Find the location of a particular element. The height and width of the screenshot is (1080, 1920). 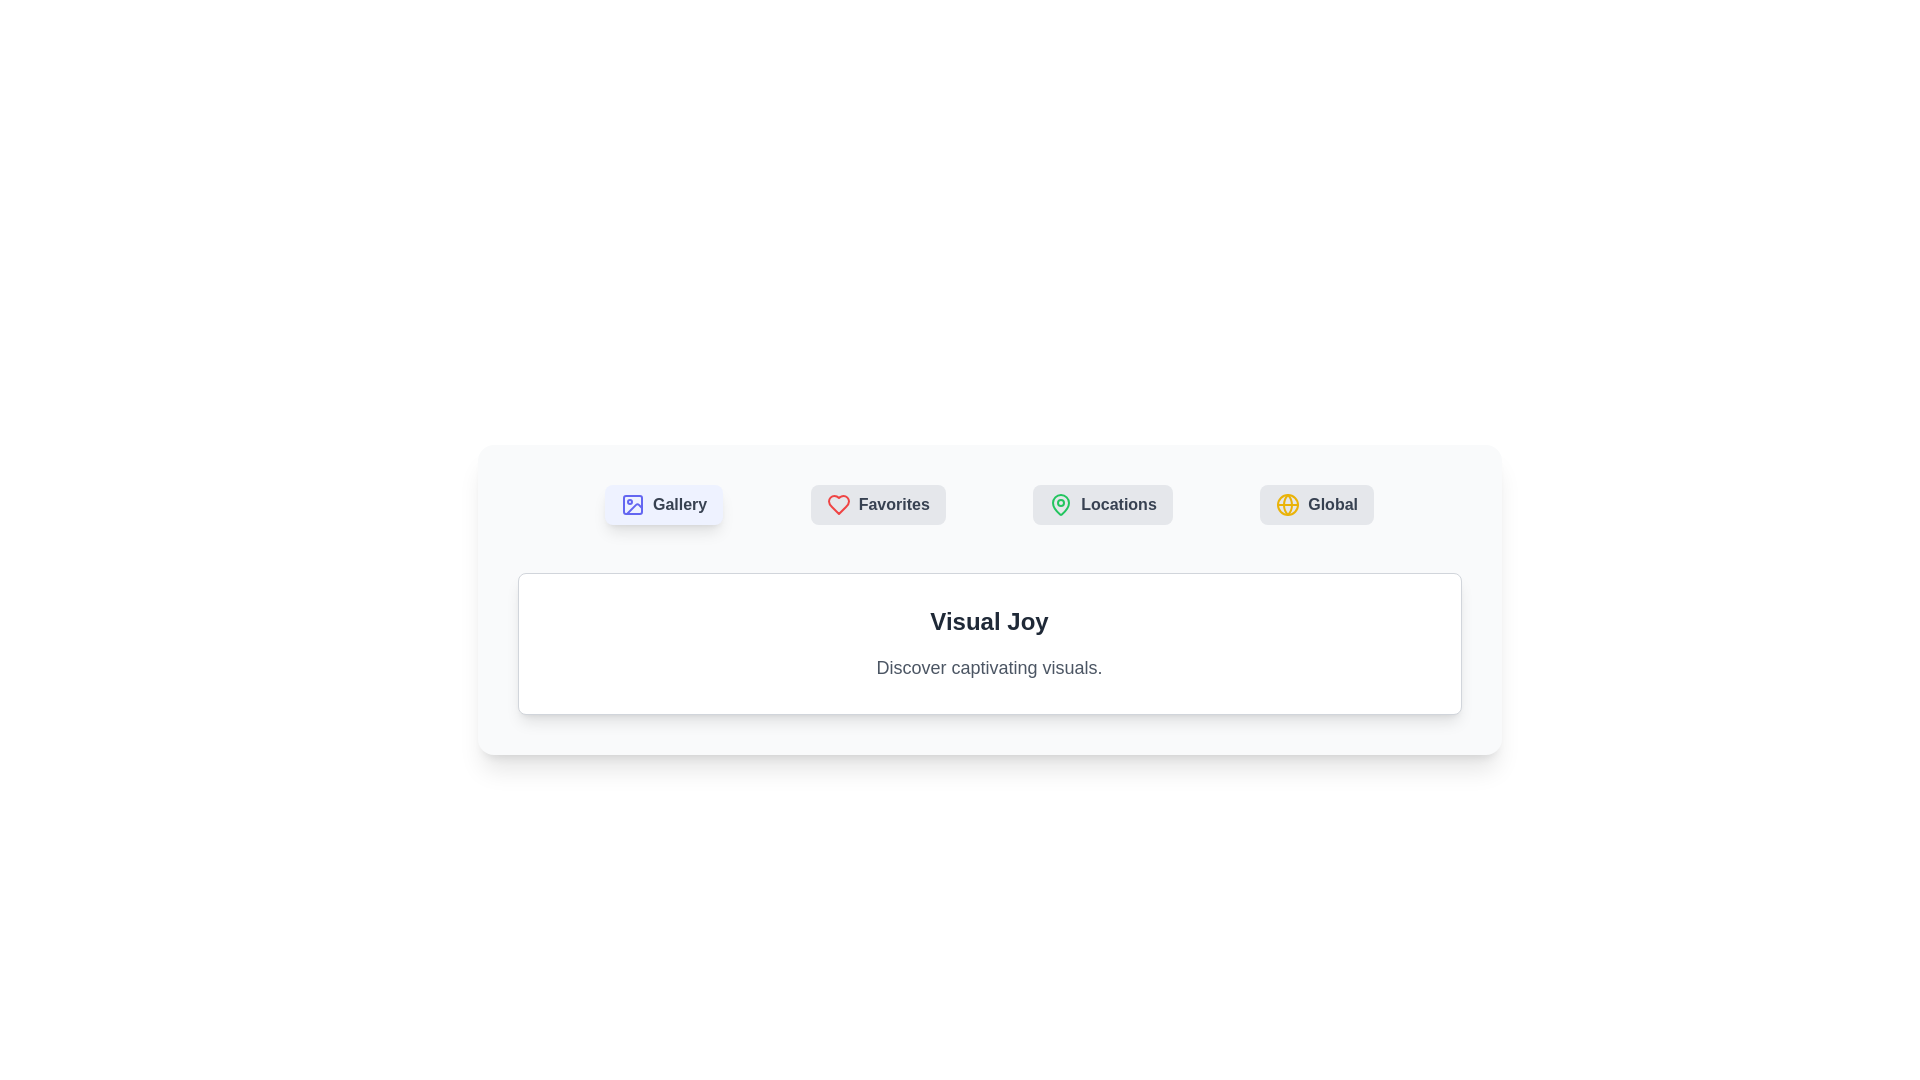

the tab labeled Locations to observe its hover effect is located at coordinates (1102, 504).